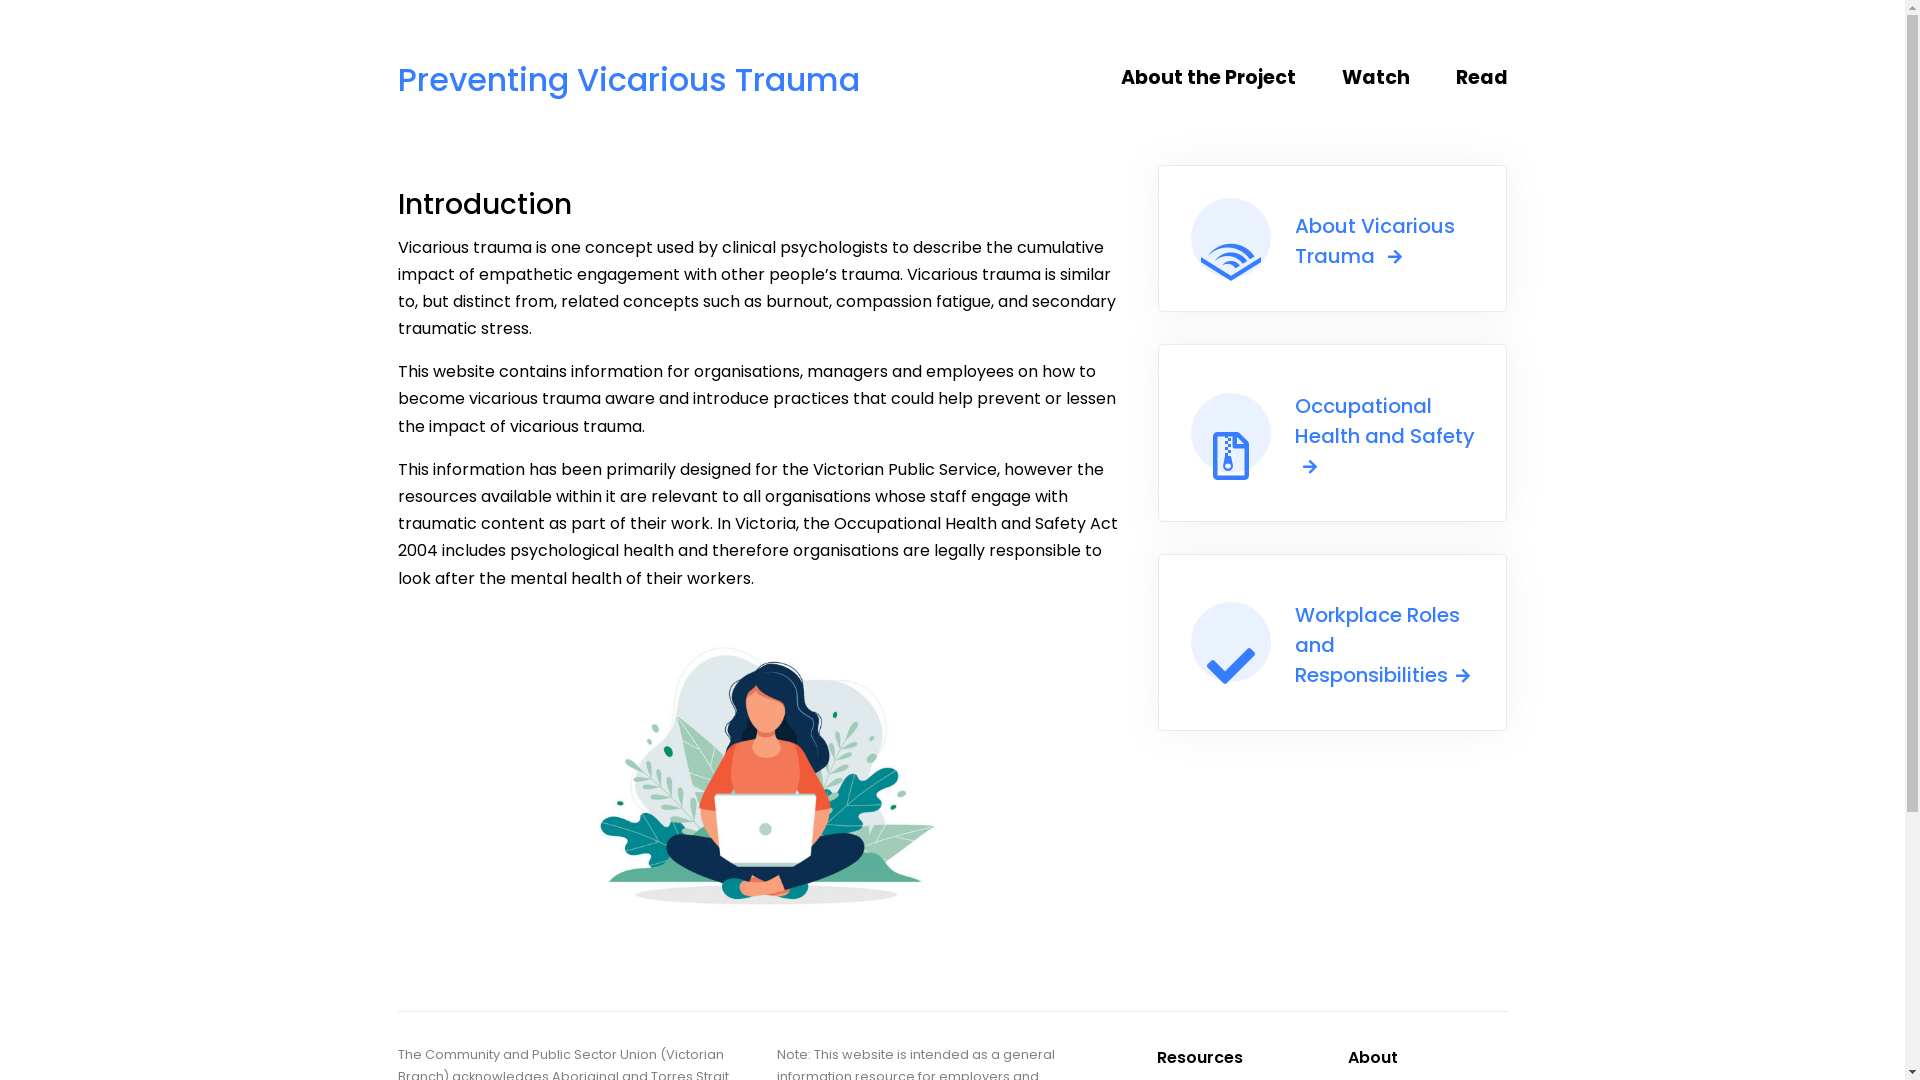 The width and height of the screenshot is (1920, 1080). Describe the element at coordinates (1474, 77) in the screenshot. I see `'Read'` at that location.